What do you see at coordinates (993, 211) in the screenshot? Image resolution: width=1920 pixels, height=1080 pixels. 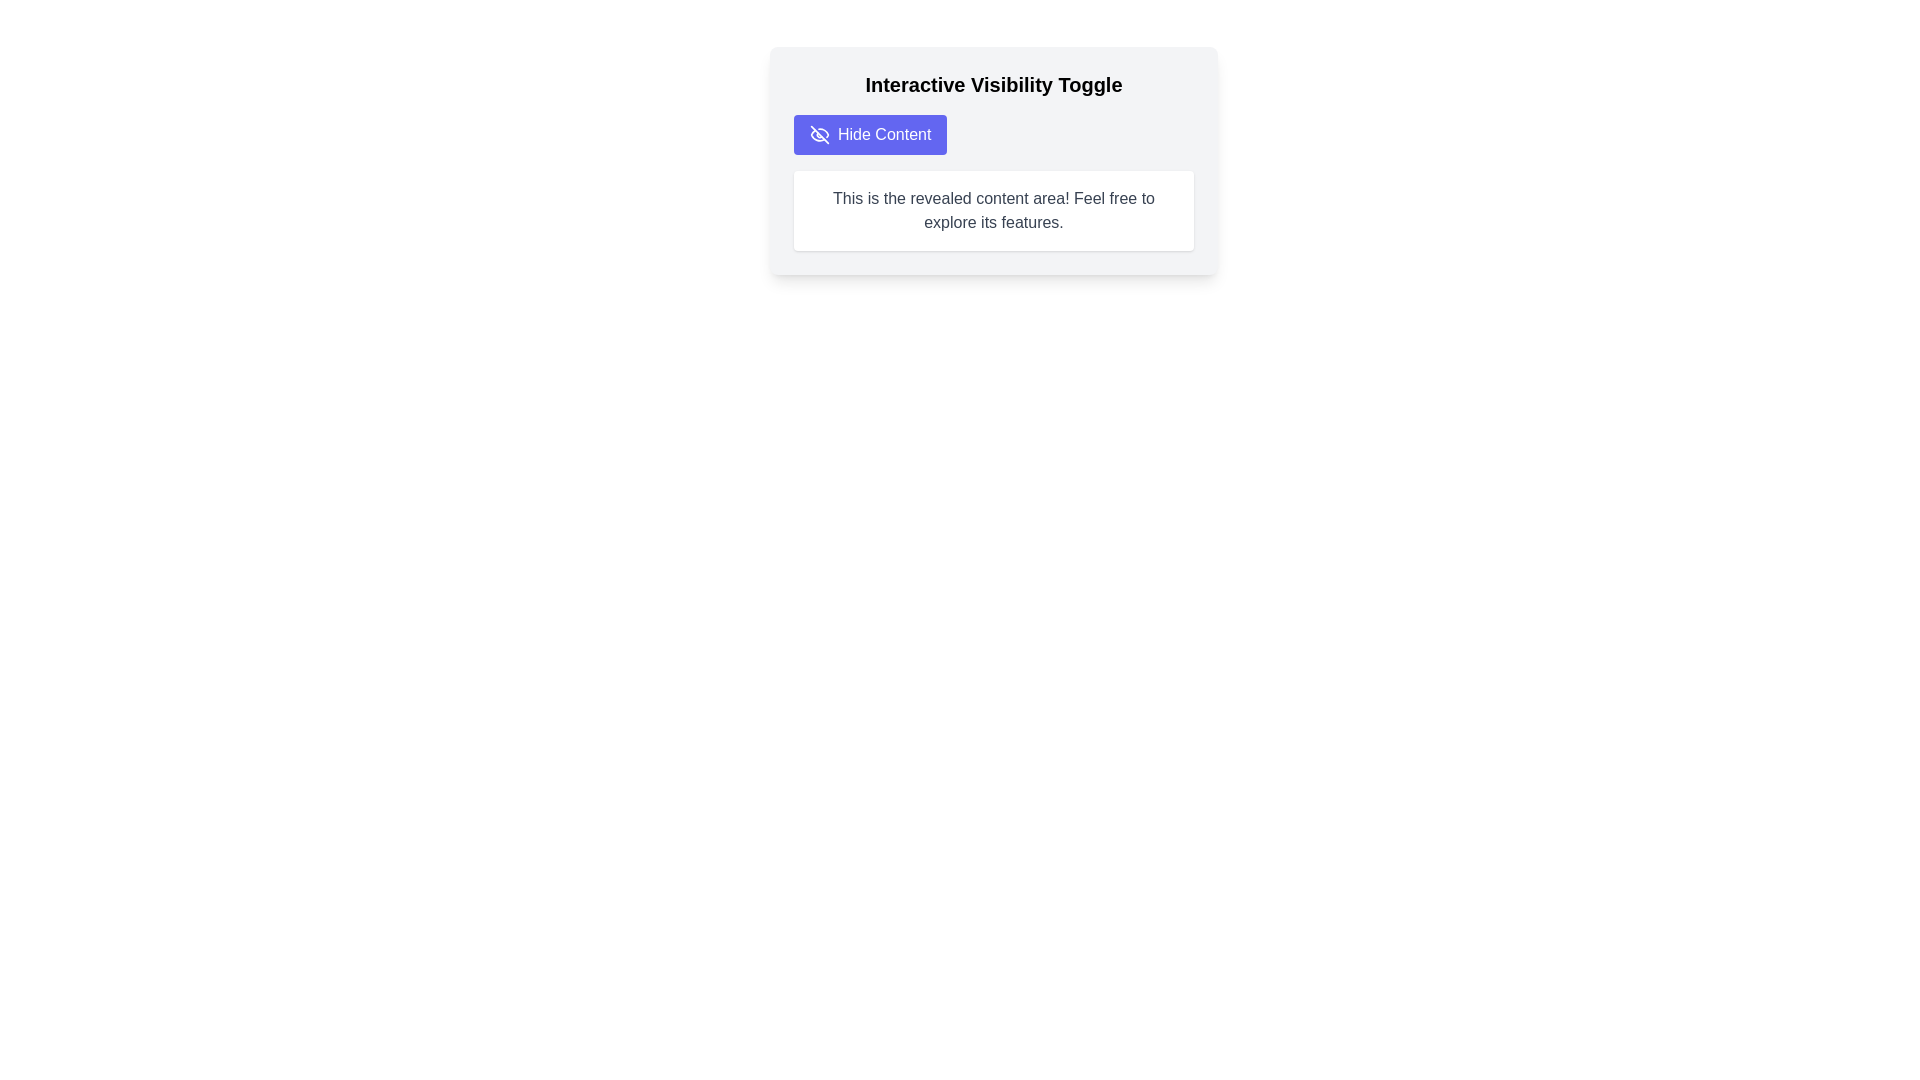 I see `the text display element that contains the content 'This is the revealed content area! Feel free` at bounding box center [993, 211].